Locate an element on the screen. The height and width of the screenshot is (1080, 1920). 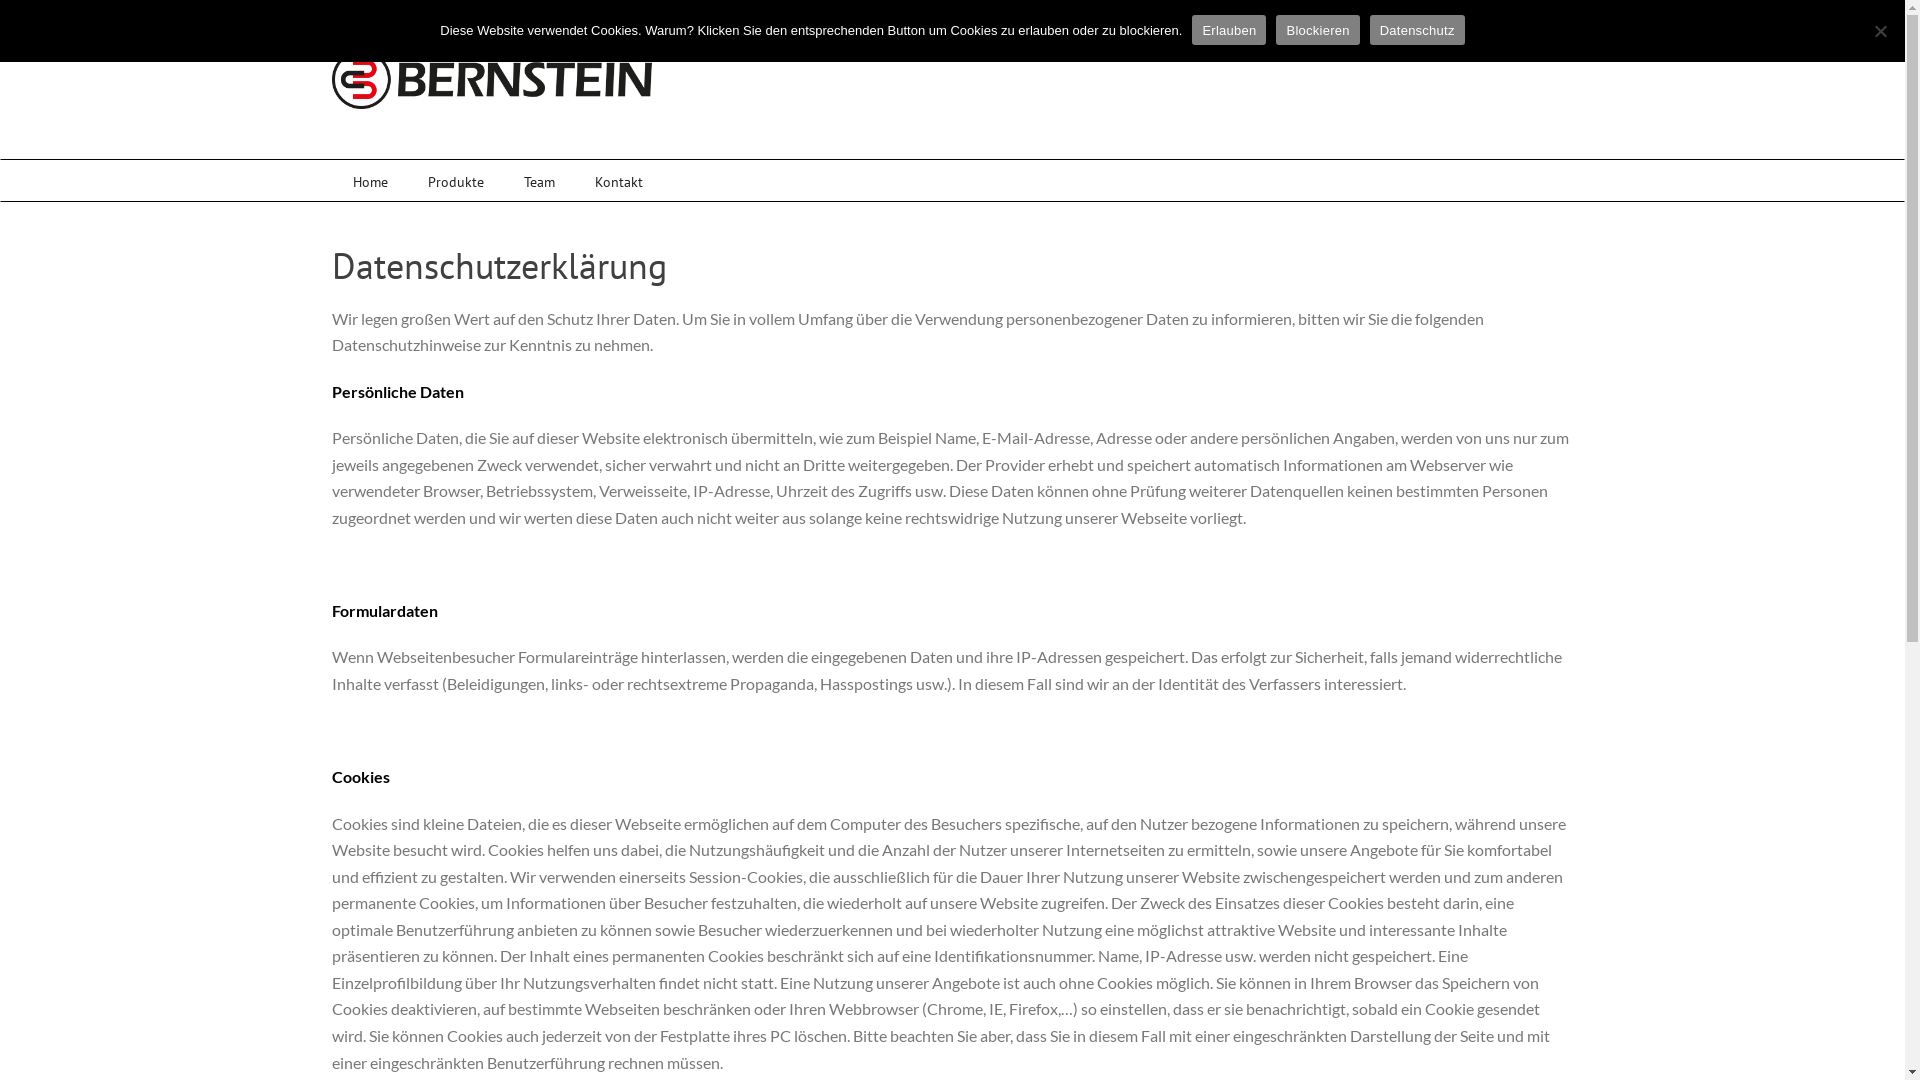
'Home' is located at coordinates (370, 181).